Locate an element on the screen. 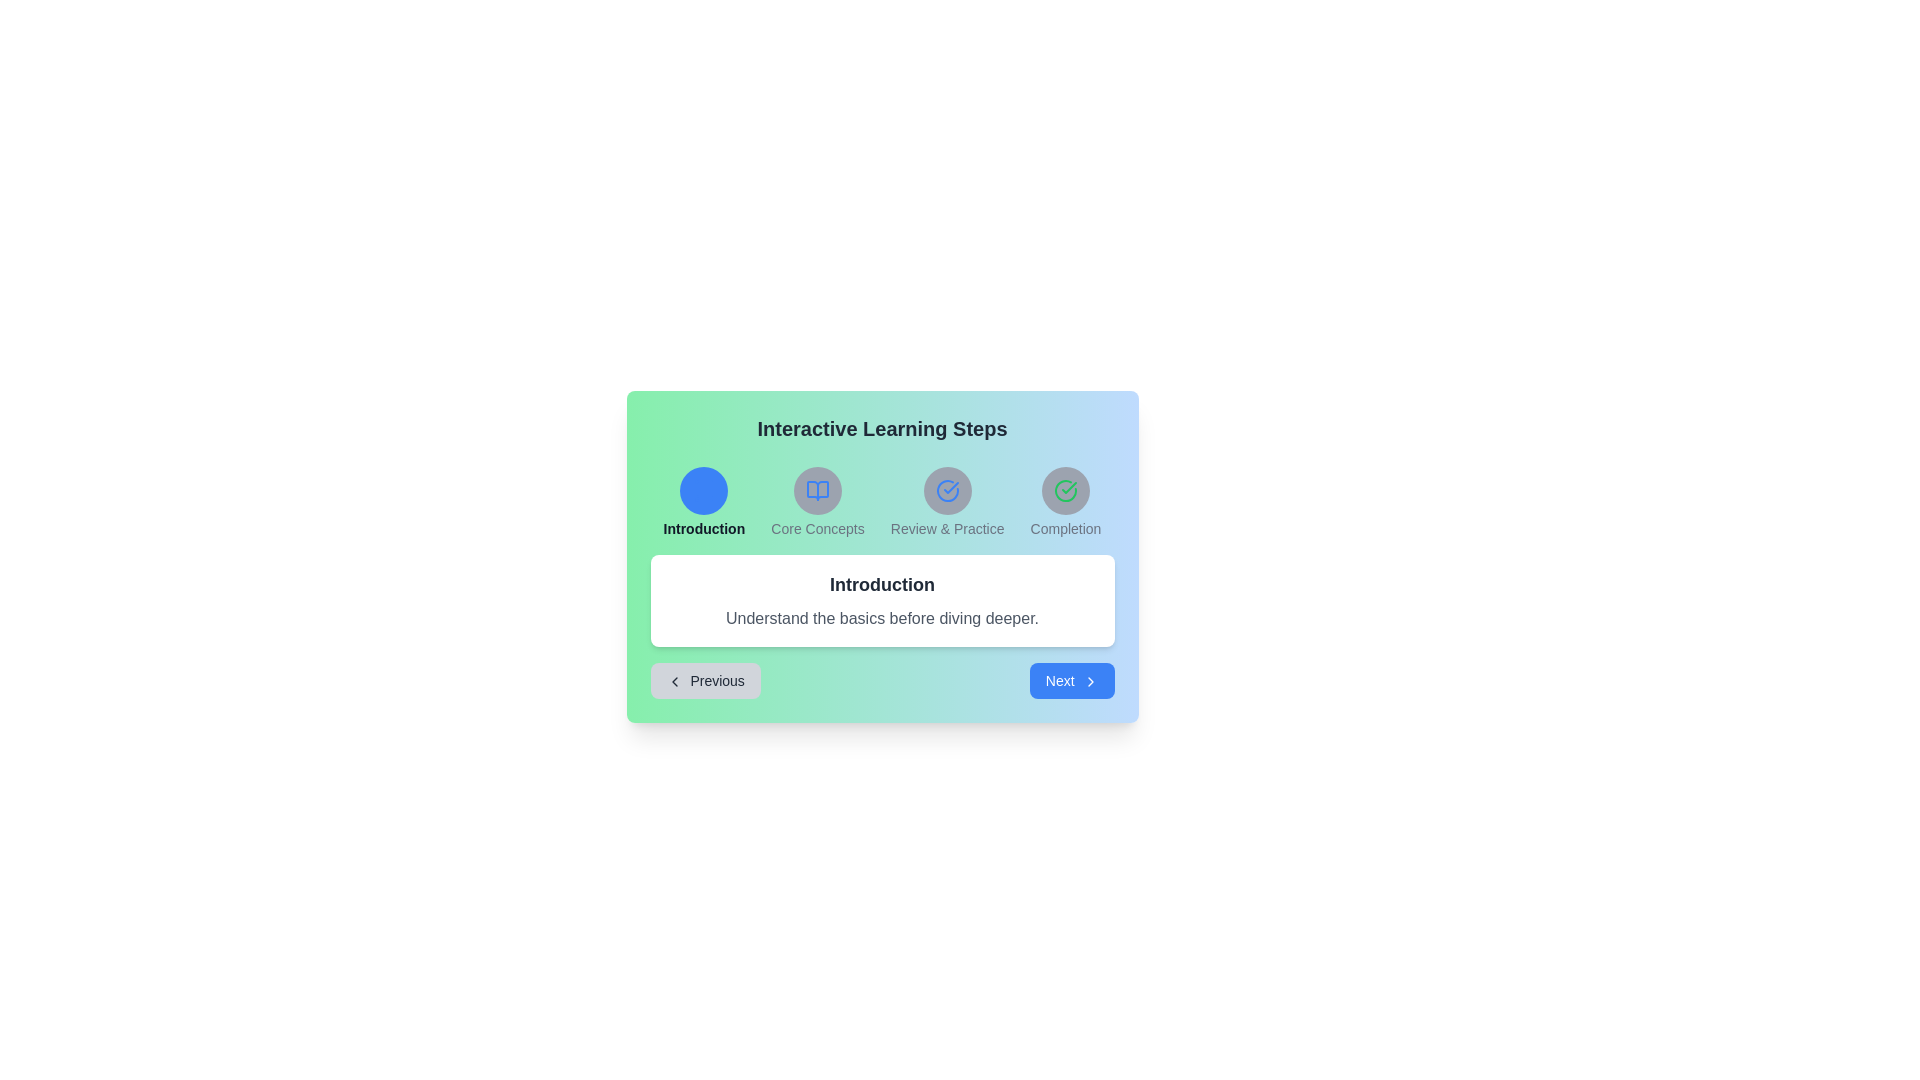 Image resolution: width=1920 pixels, height=1080 pixels. the Checkmark icon located inside the green circular element on the right side of the steps navigation bar for visual confirmation is located at coordinates (1068, 488).